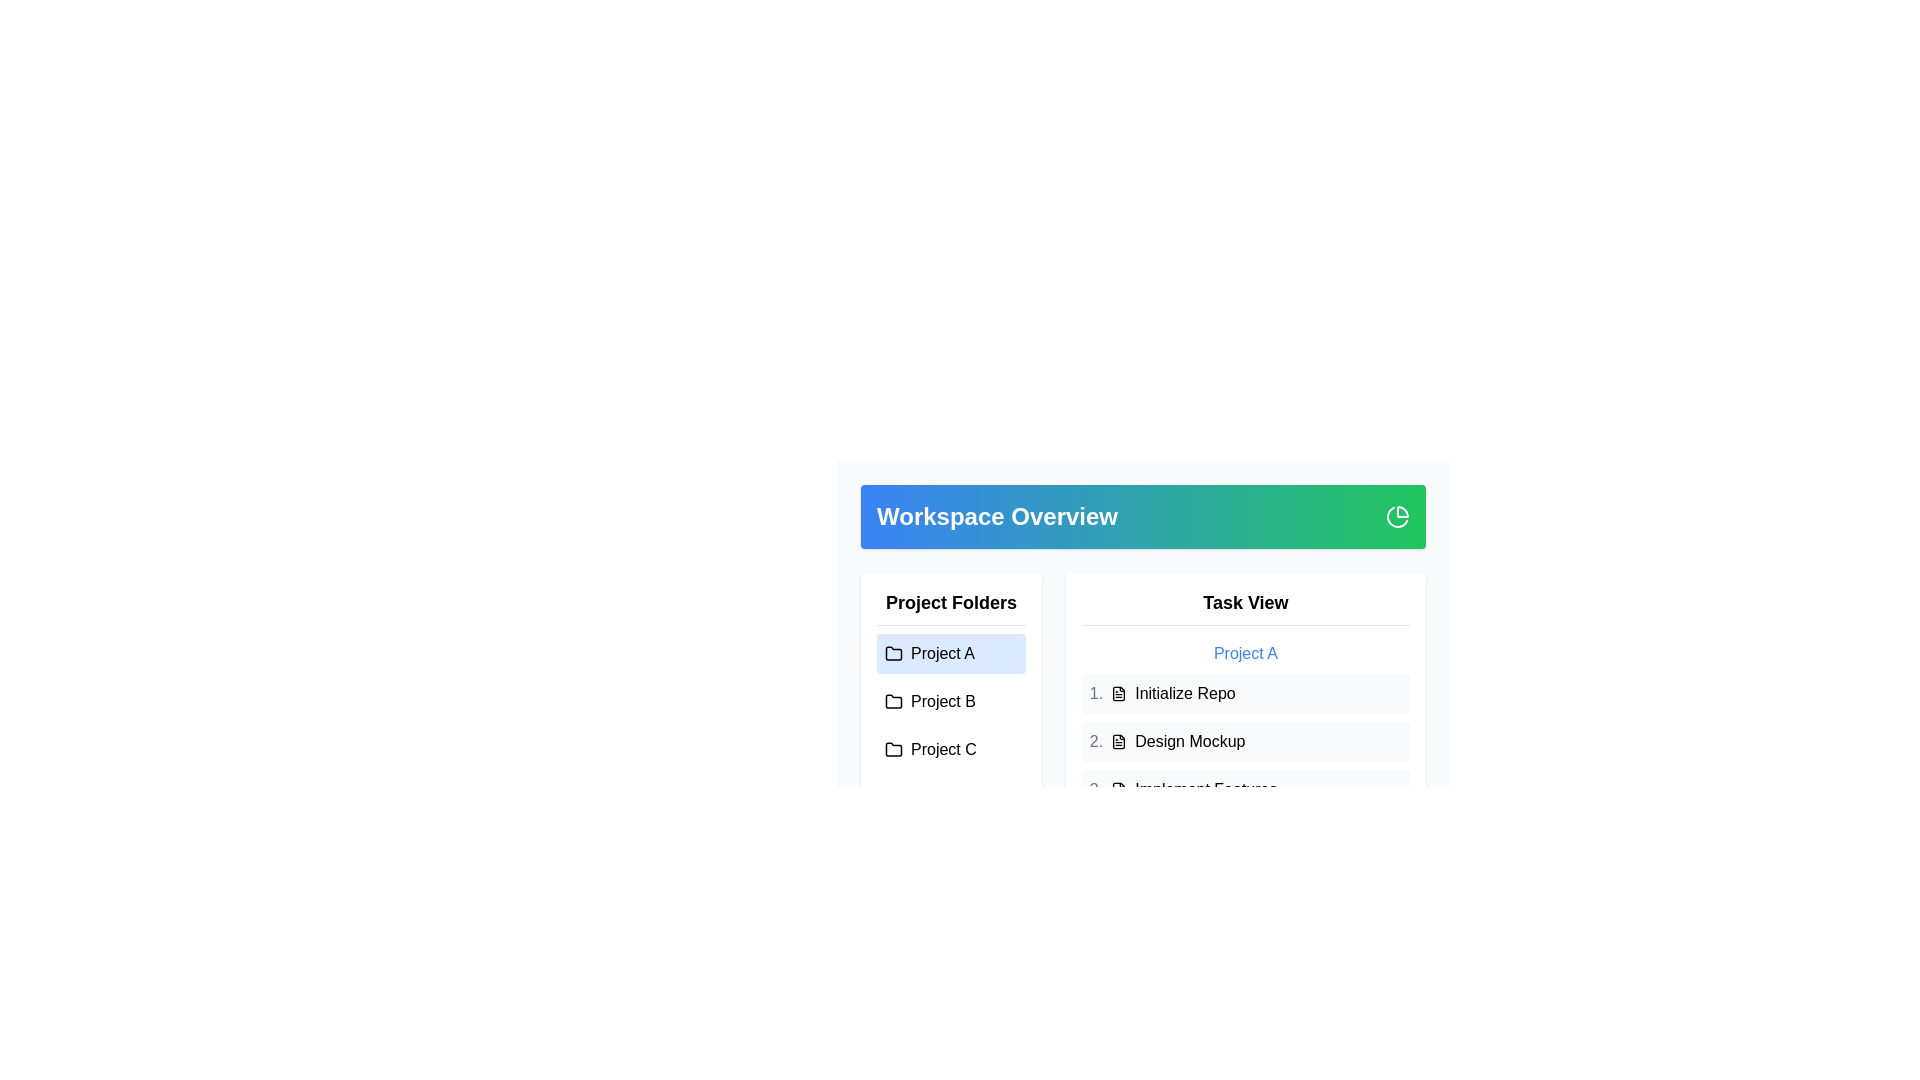  I want to click on the circular pie chart icon located on the far-right side of the header bar in the 'Workspace Overview' section, so click(1396, 515).